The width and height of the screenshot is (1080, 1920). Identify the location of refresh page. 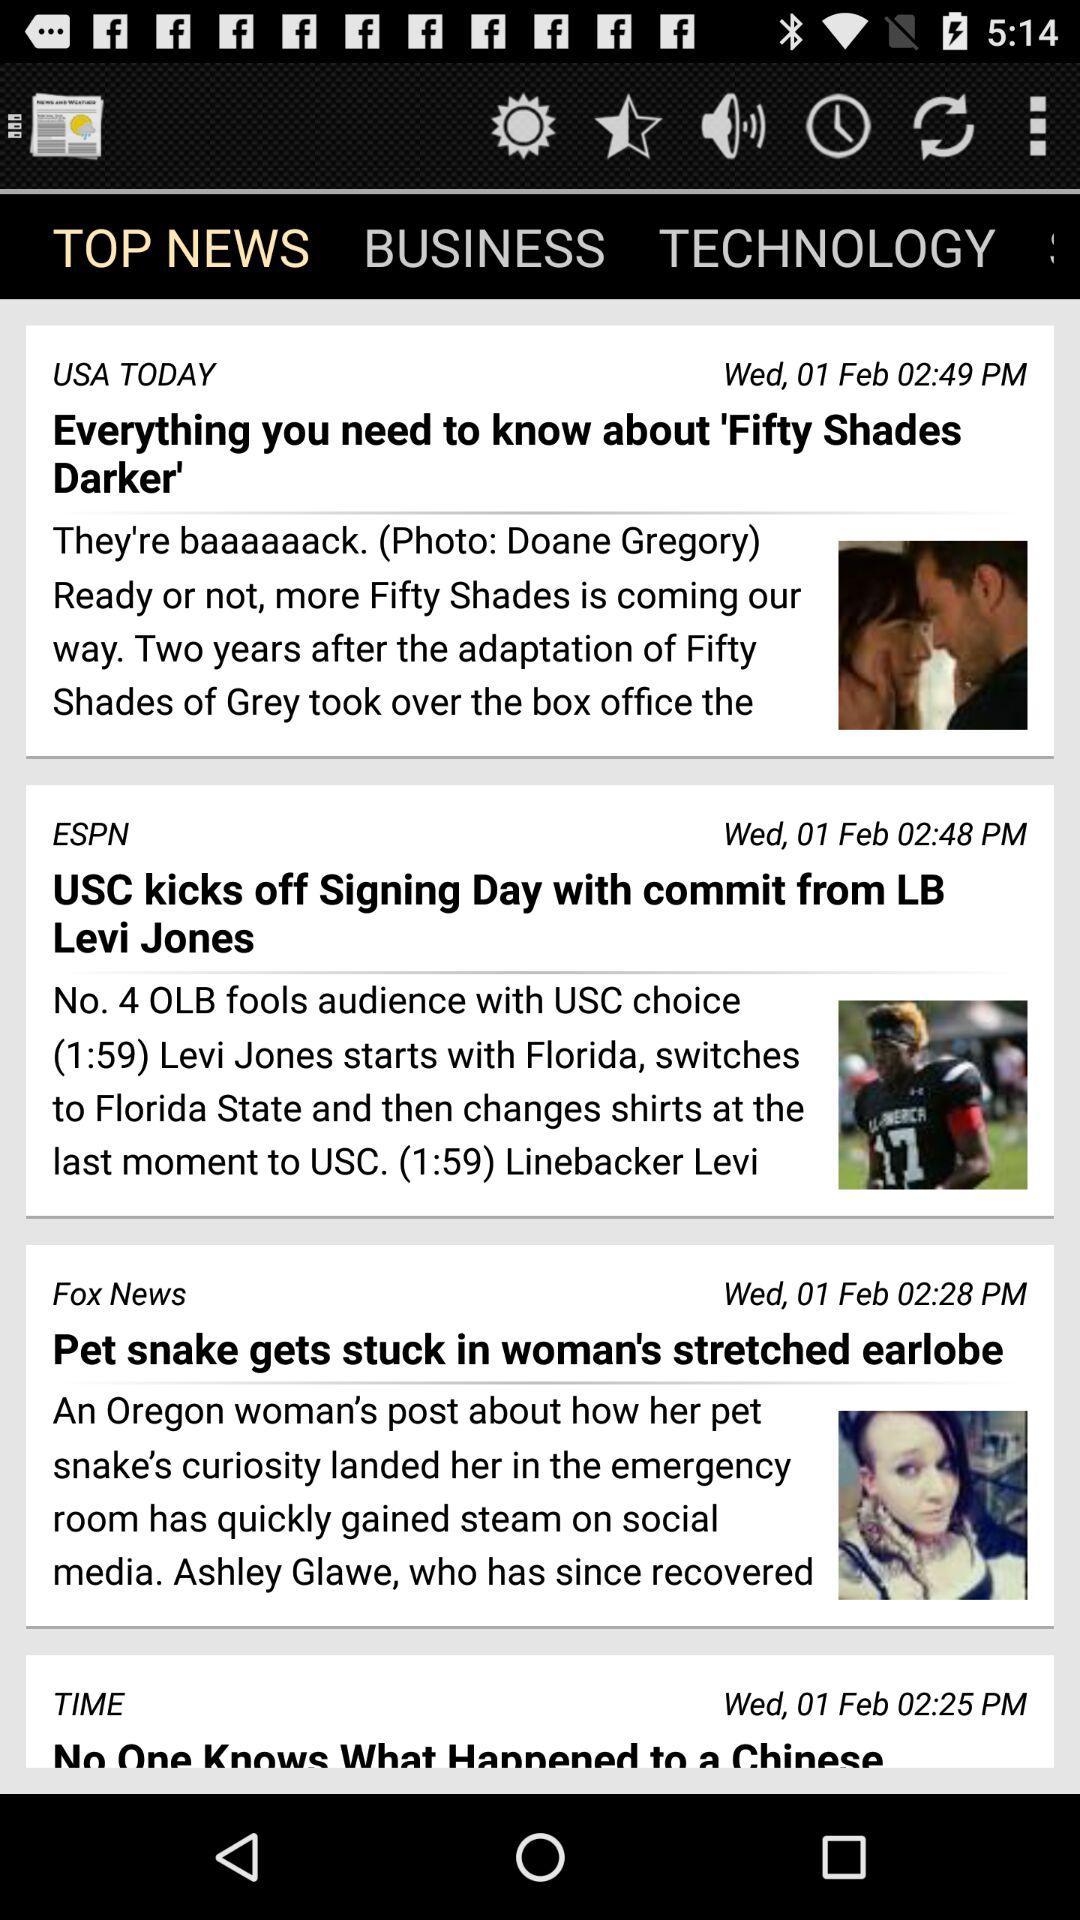
(943, 124).